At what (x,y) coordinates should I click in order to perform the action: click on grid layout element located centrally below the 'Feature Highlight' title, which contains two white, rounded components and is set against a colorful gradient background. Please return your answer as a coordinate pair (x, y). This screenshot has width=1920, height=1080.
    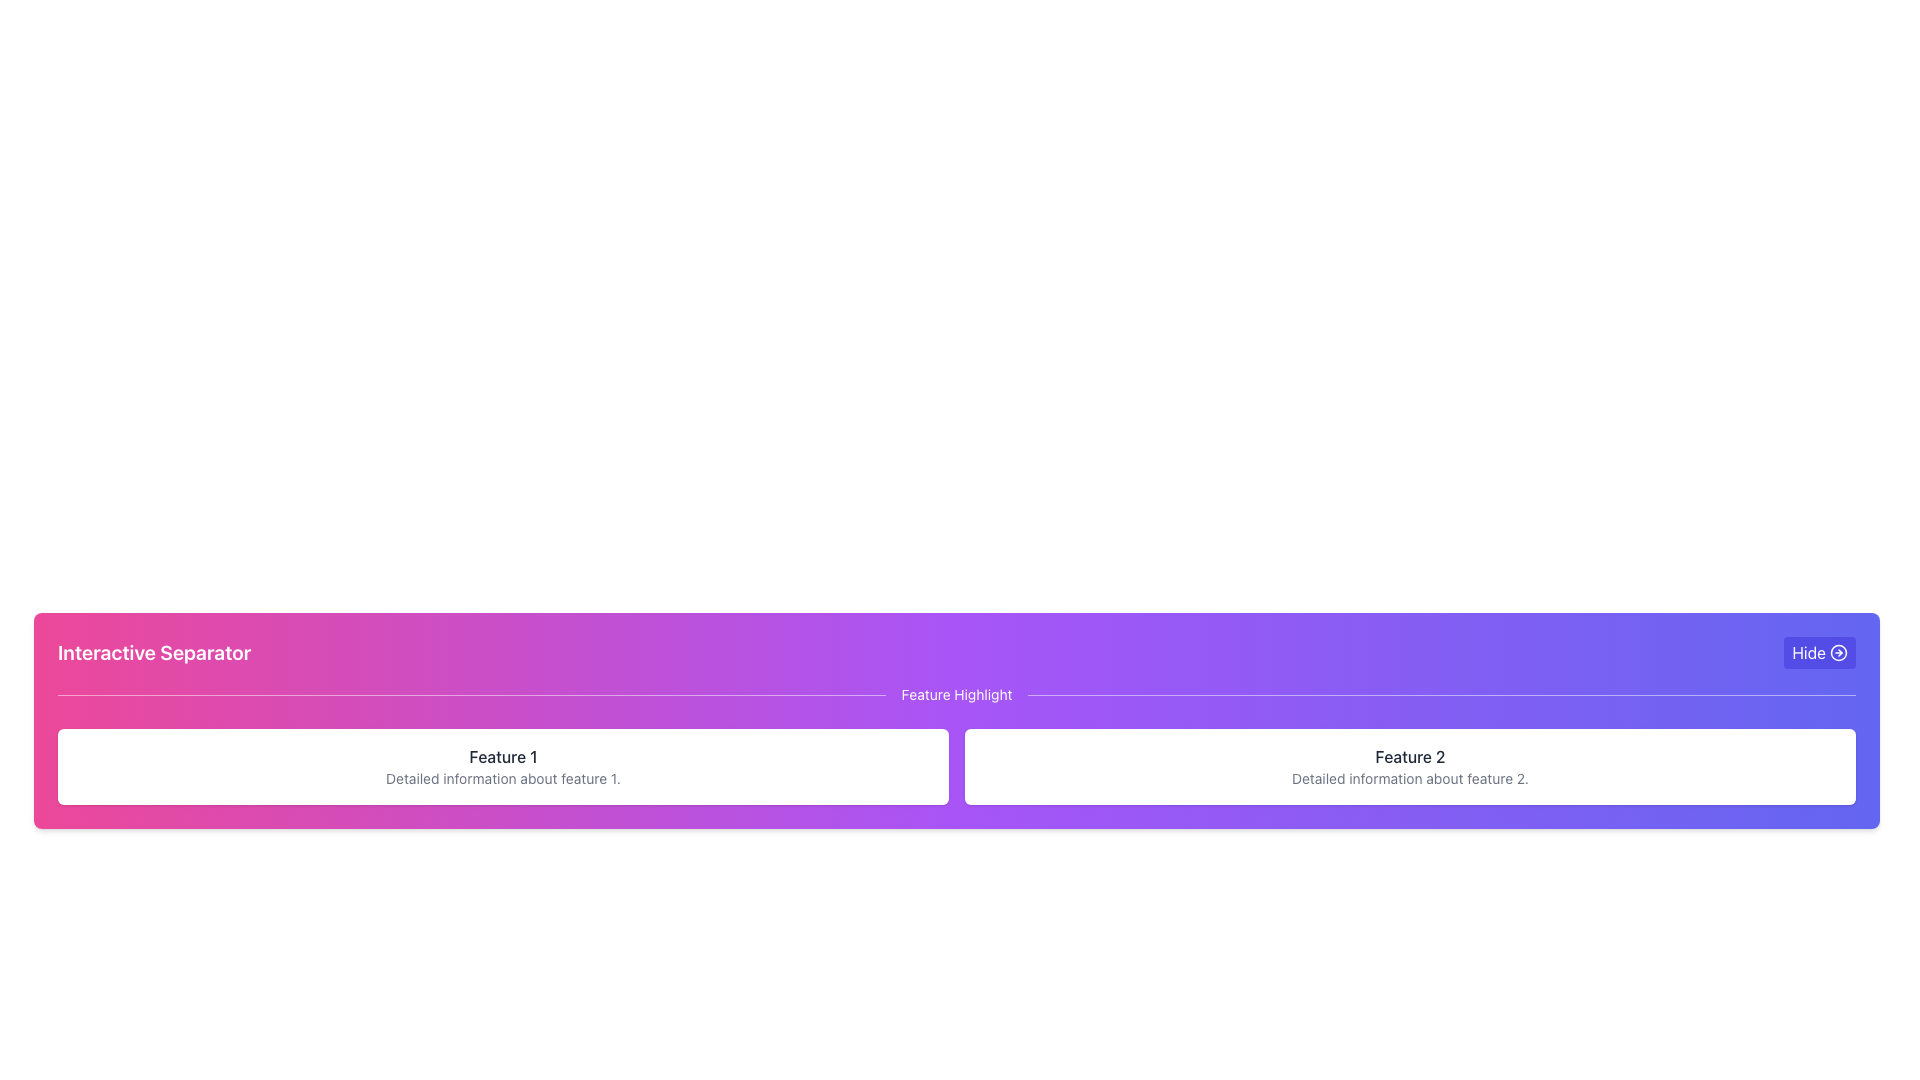
    Looking at the image, I should click on (955, 766).